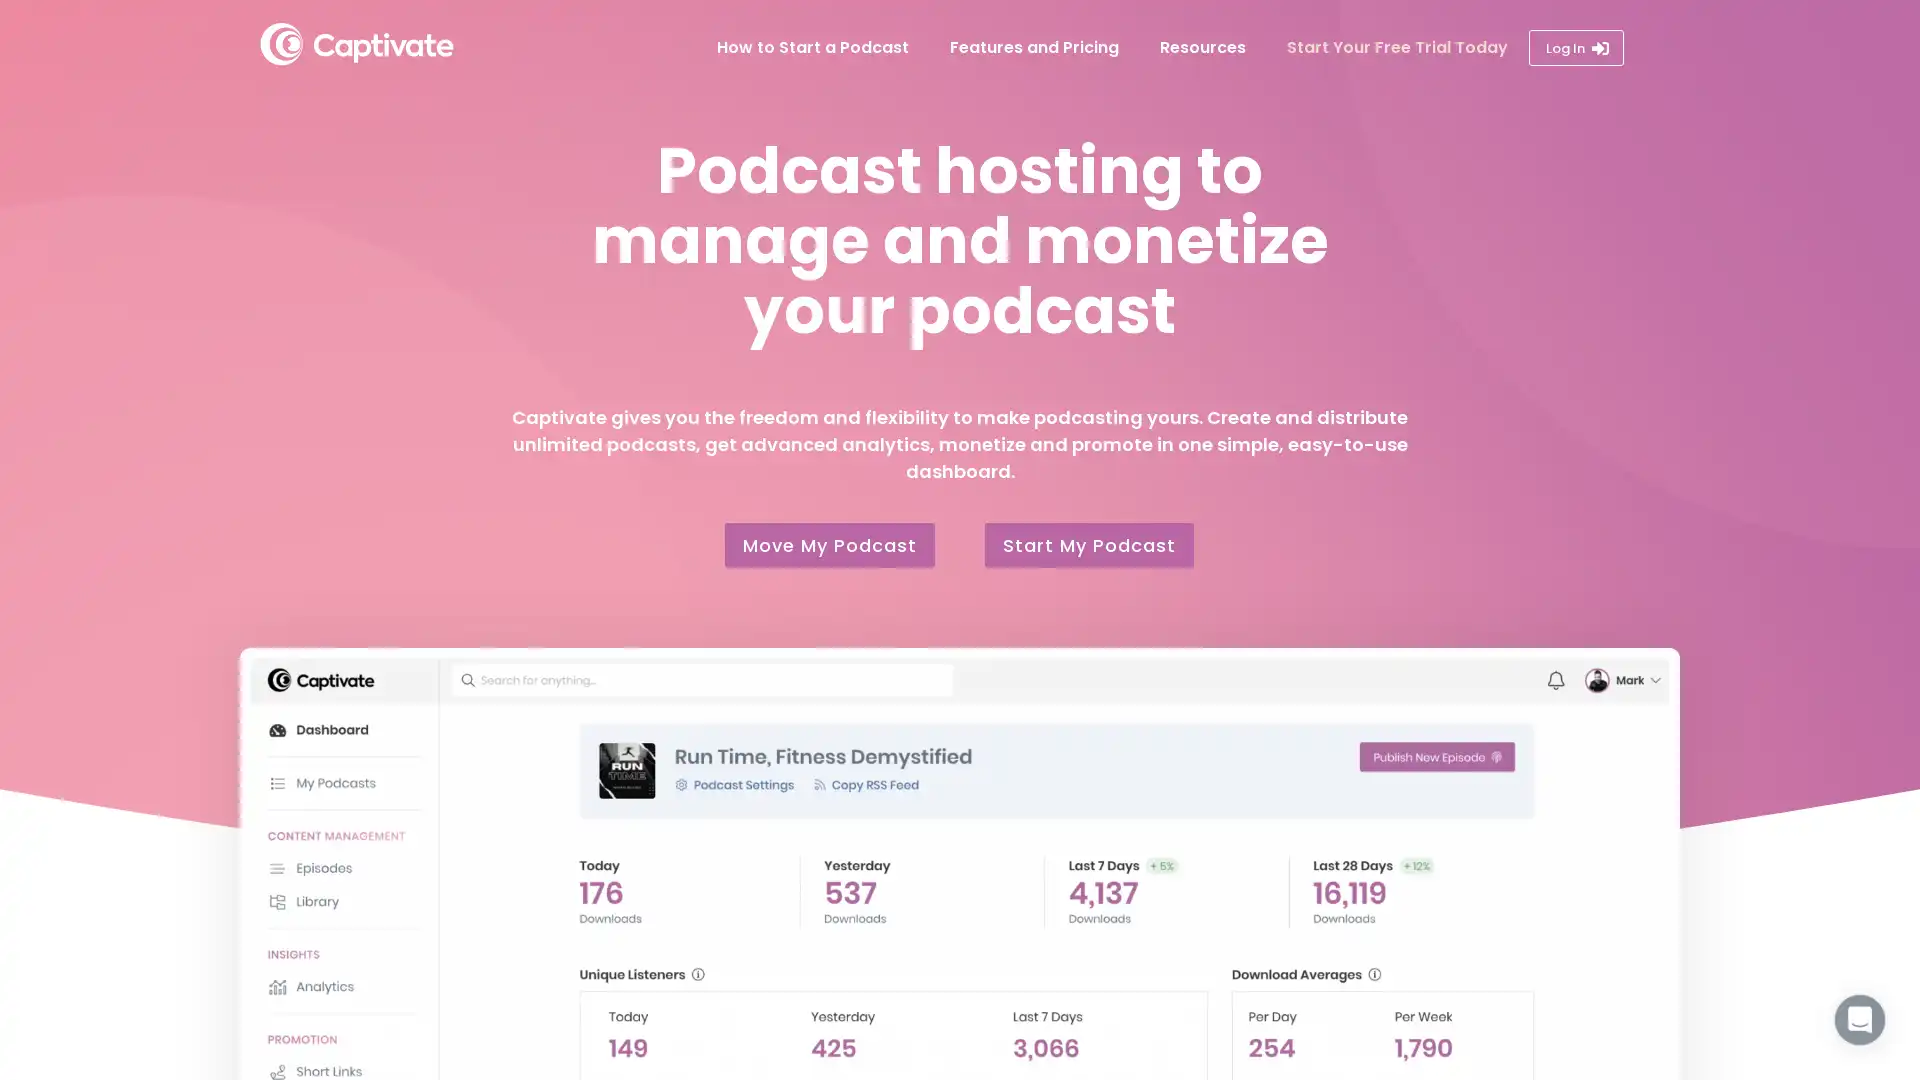  What do you see at coordinates (830, 545) in the screenshot?
I see `Move My Podcast` at bounding box center [830, 545].